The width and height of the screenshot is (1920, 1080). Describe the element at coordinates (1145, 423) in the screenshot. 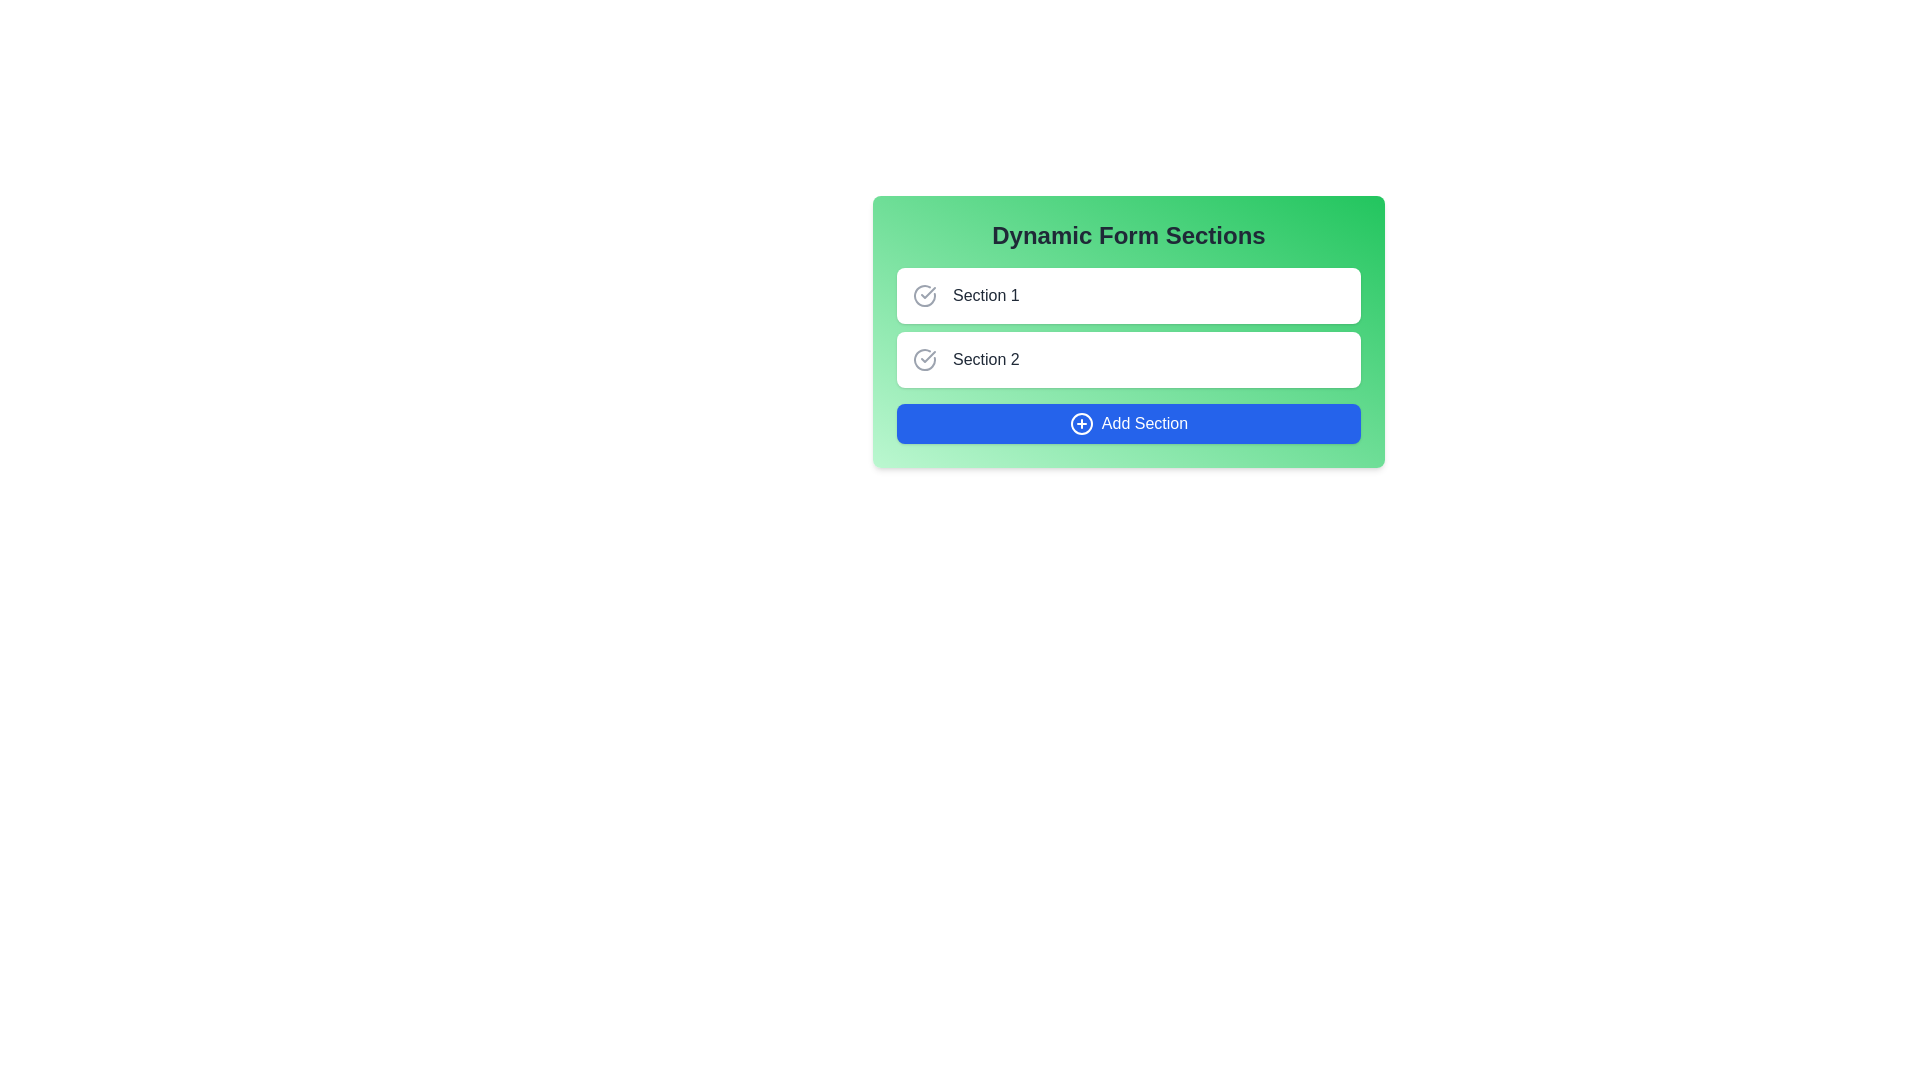

I see `the 'Add Section' text label which is styled in white font on a blue rectangular button, located at the bottom of the green background panel below 'Section 2'` at that location.